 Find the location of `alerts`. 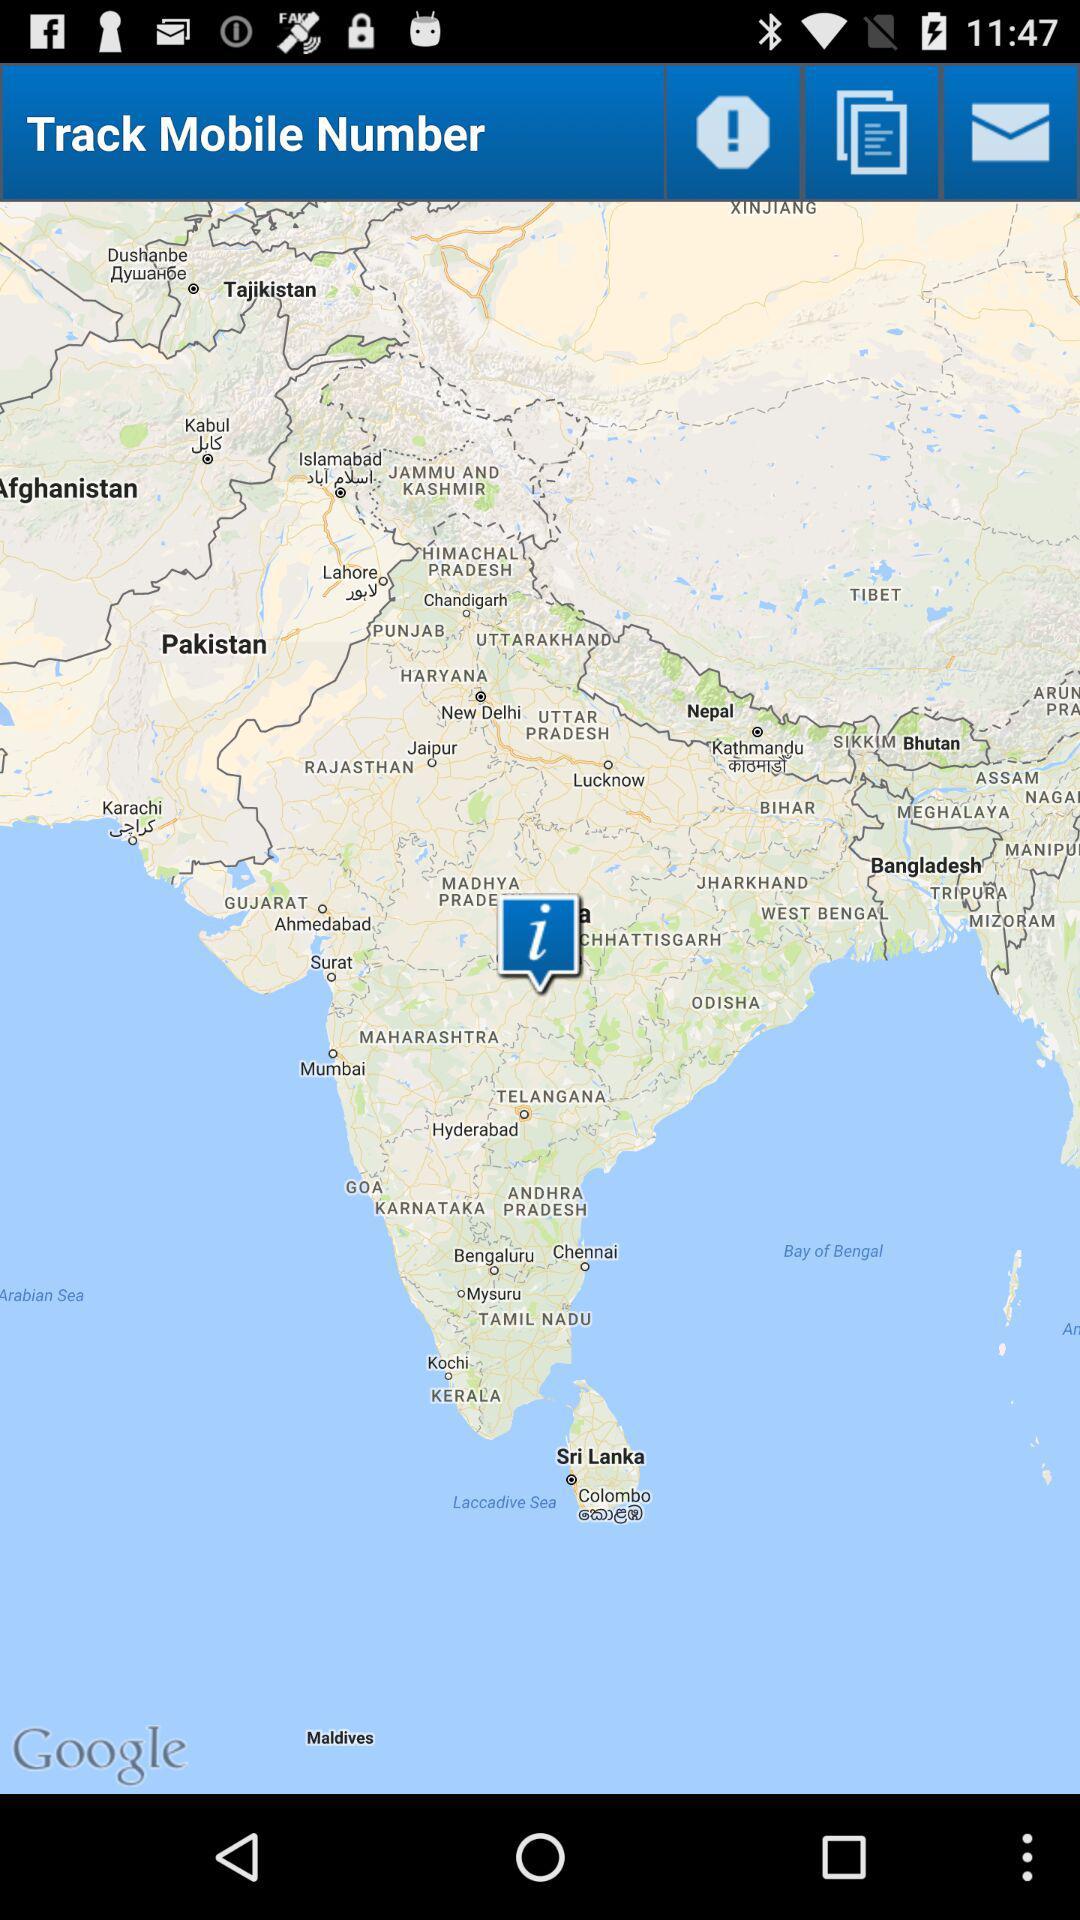

alerts is located at coordinates (733, 131).